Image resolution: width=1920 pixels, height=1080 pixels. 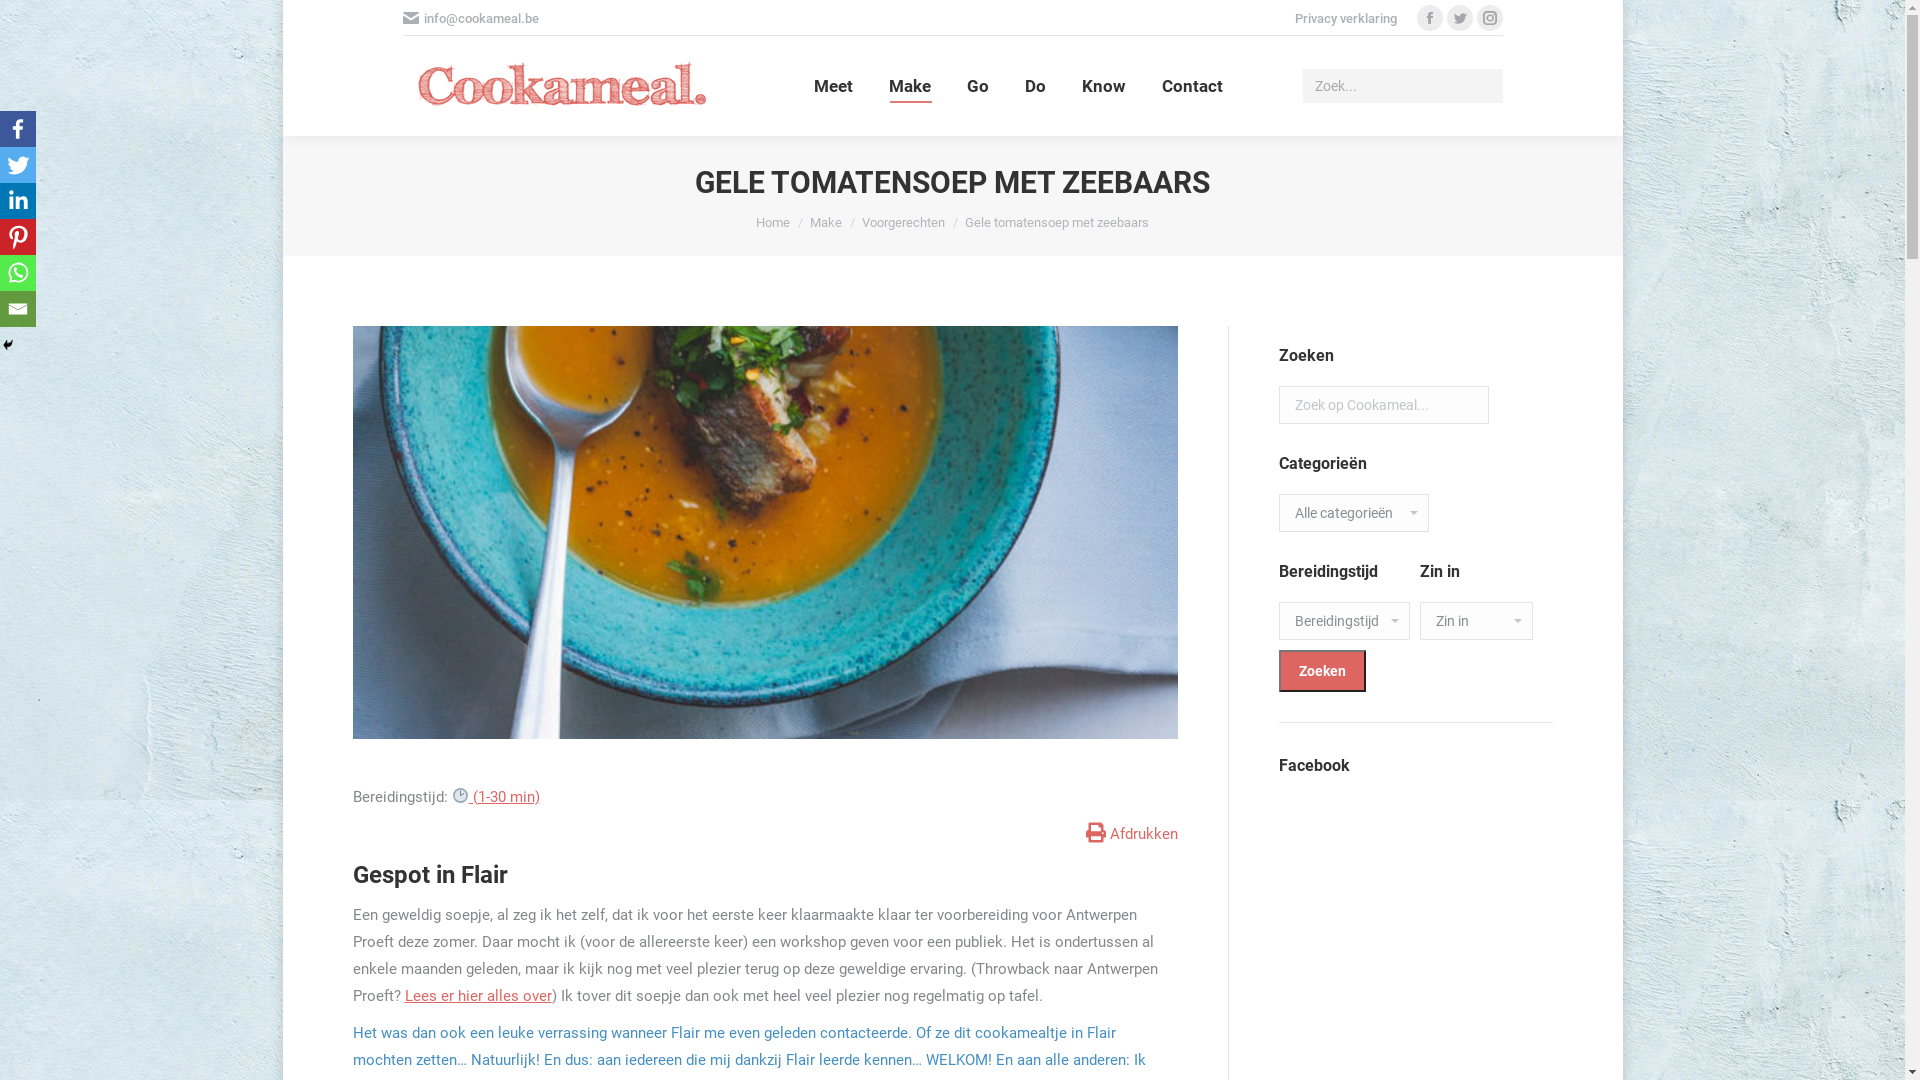 What do you see at coordinates (1321, 671) in the screenshot?
I see `'Zoeken'` at bounding box center [1321, 671].